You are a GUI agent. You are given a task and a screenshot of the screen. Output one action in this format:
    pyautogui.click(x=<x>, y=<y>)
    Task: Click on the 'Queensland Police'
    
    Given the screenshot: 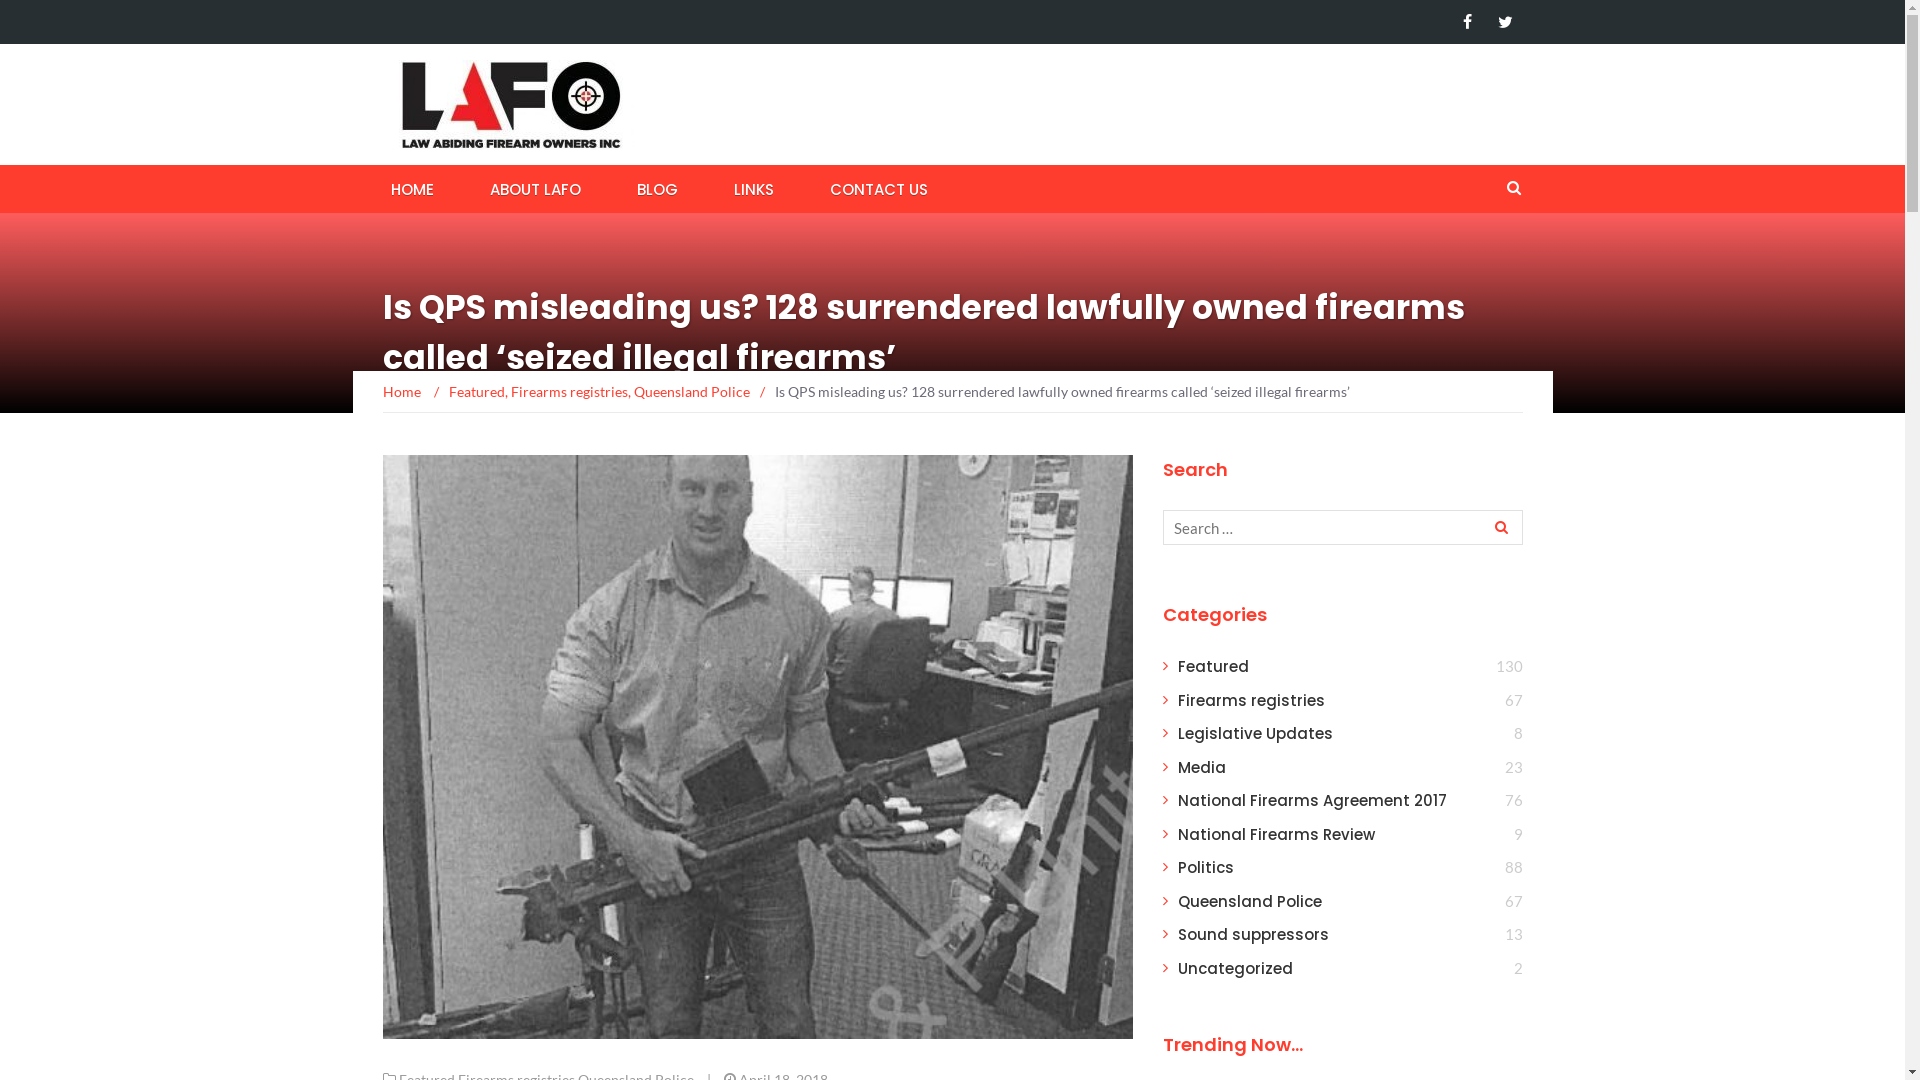 What is the action you would take?
    pyautogui.click(x=1248, y=901)
    